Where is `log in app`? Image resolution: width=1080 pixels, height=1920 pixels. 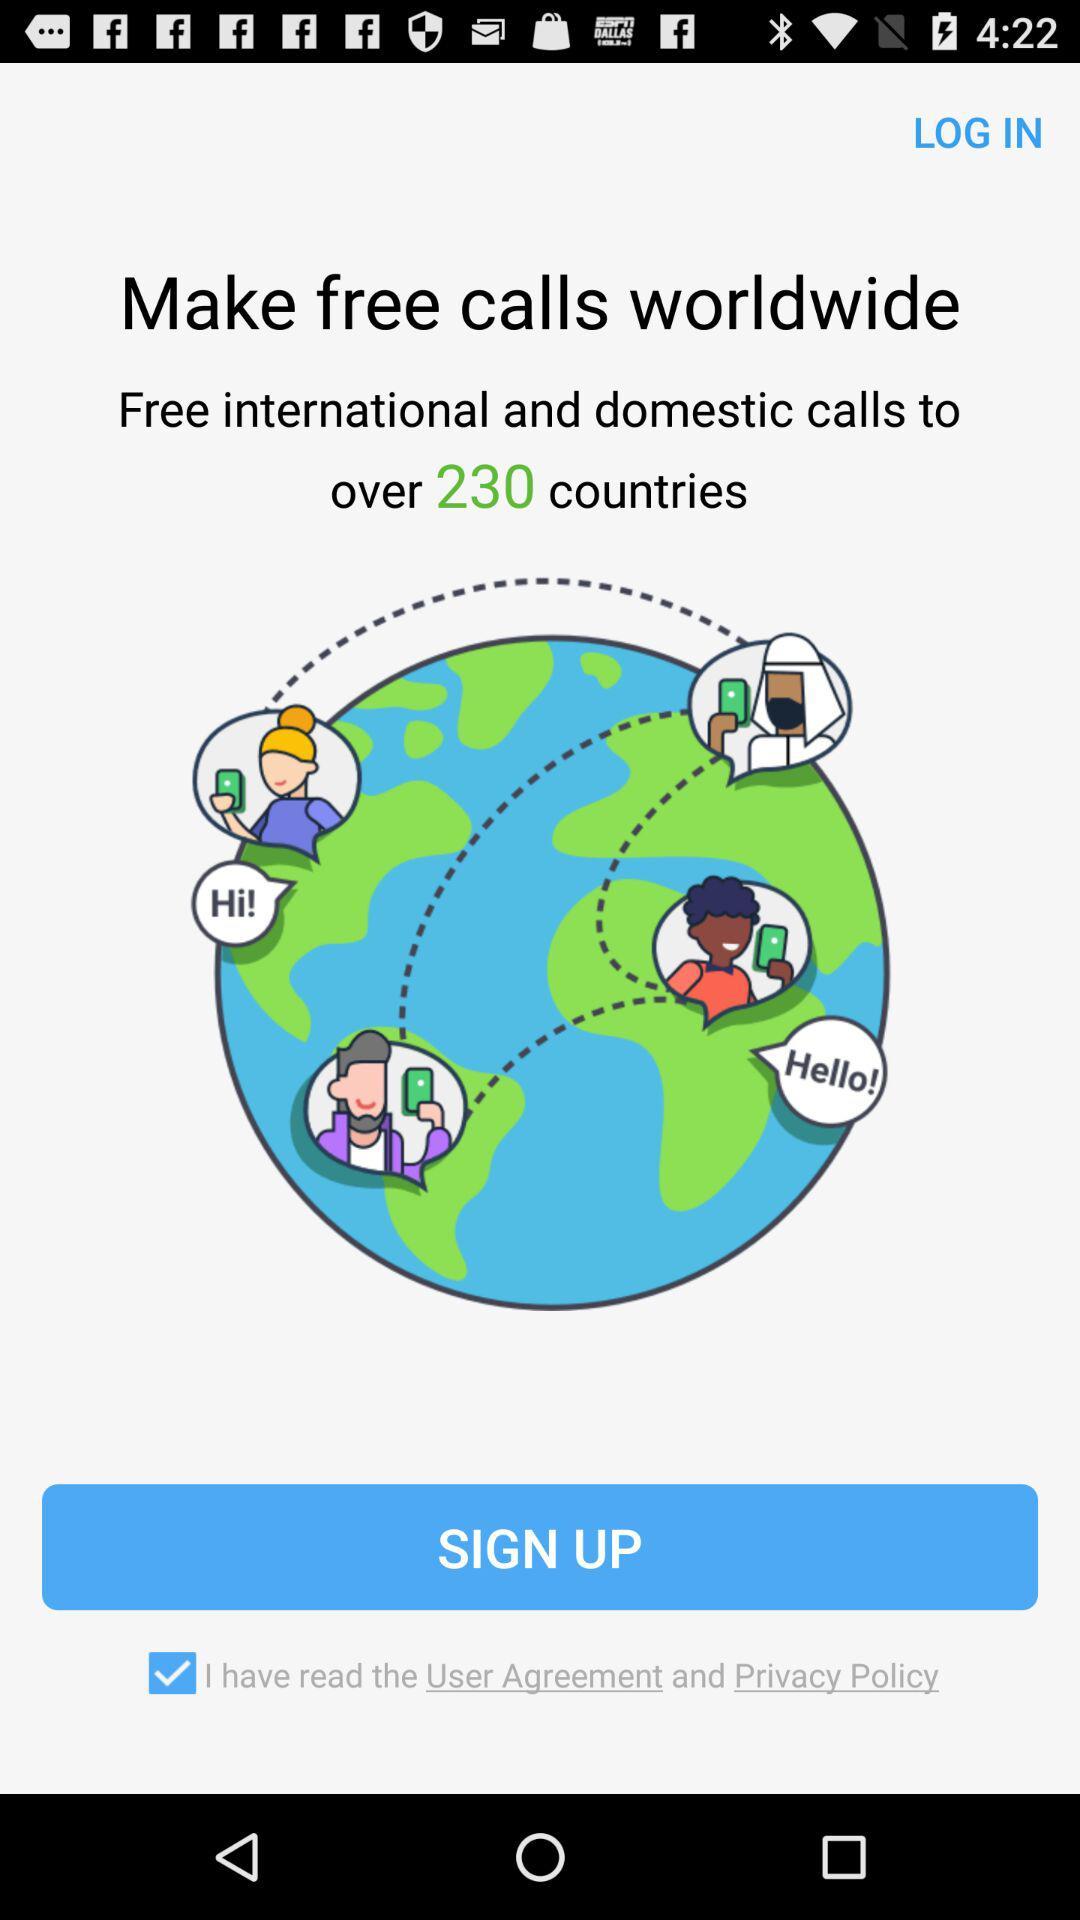 log in app is located at coordinates (969, 126).